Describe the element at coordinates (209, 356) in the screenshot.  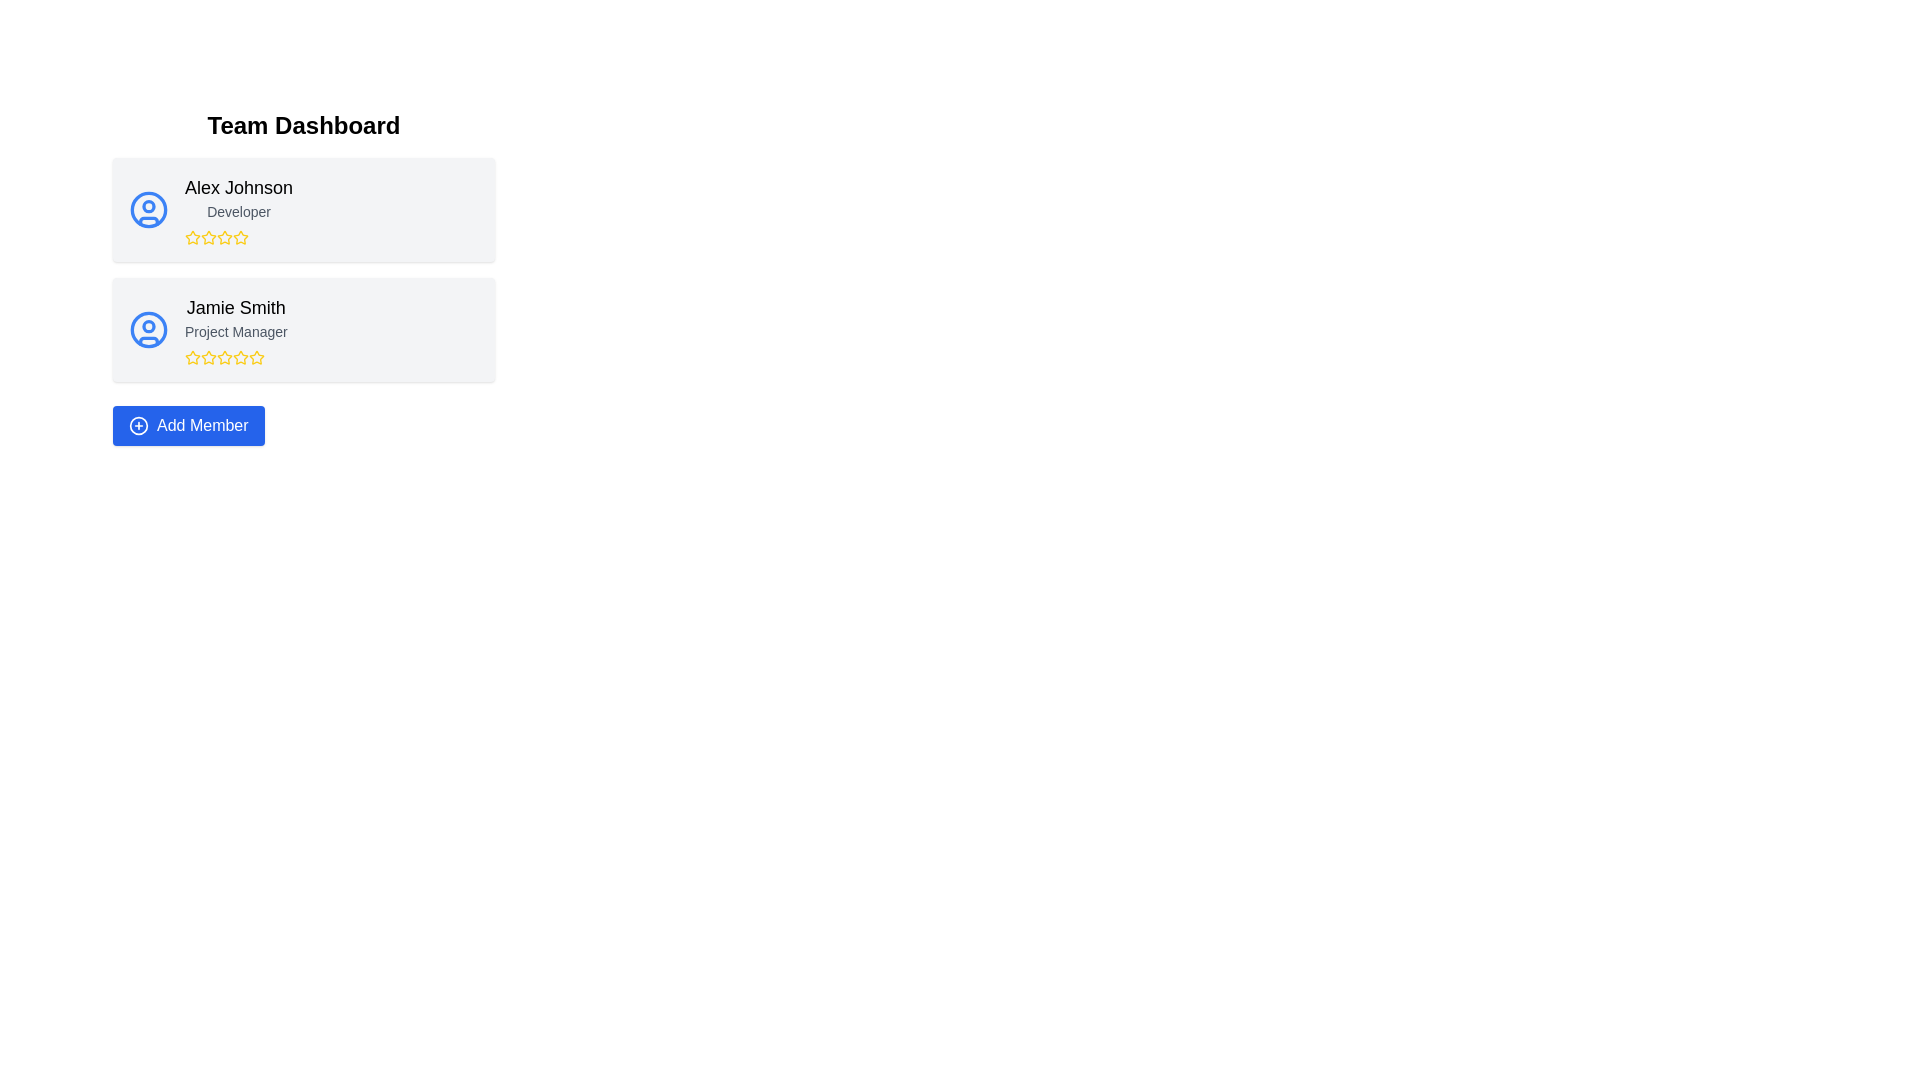
I see `the second star icon below the text 'Jamie Smith', which represents the second level of the rating scale in a 5-star system, to modify its state` at that location.